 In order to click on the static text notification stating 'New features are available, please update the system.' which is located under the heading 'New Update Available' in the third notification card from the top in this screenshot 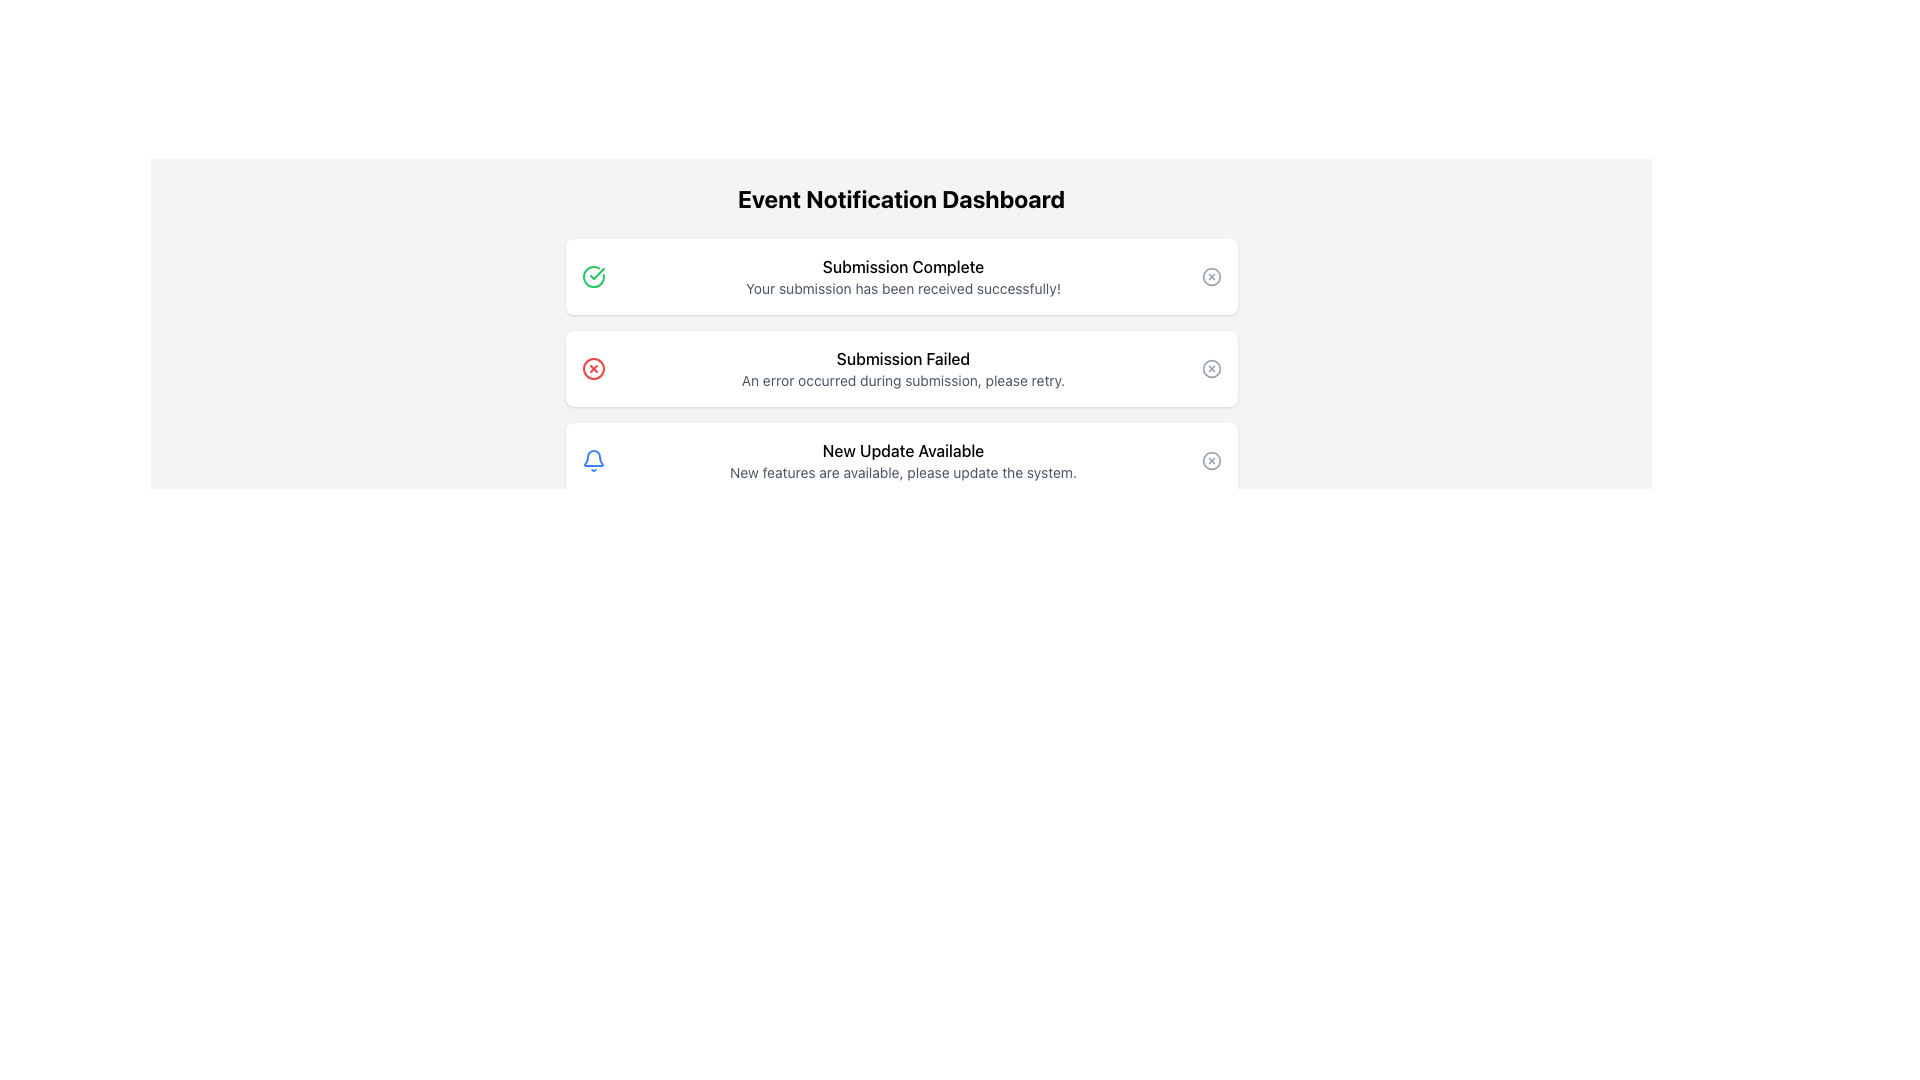, I will do `click(902, 473)`.